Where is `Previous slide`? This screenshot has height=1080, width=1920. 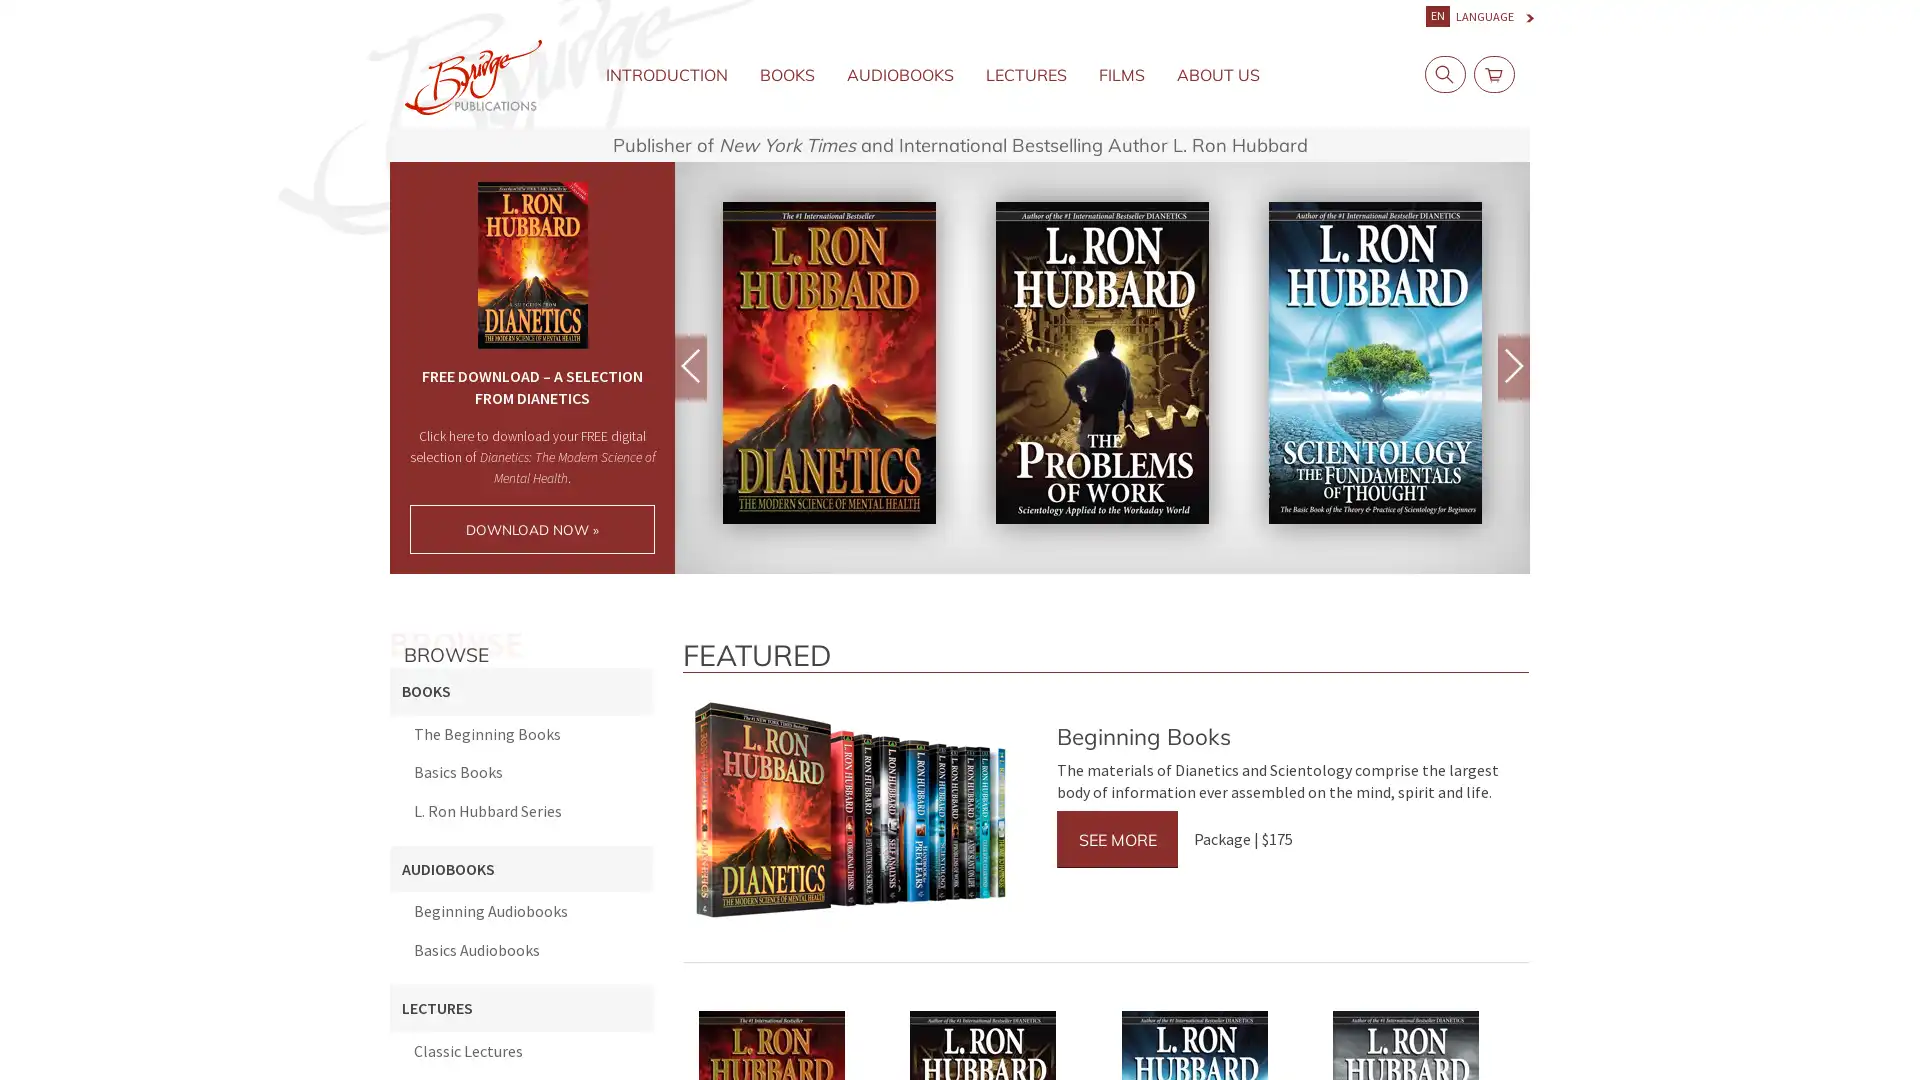 Previous slide is located at coordinates (691, 366).